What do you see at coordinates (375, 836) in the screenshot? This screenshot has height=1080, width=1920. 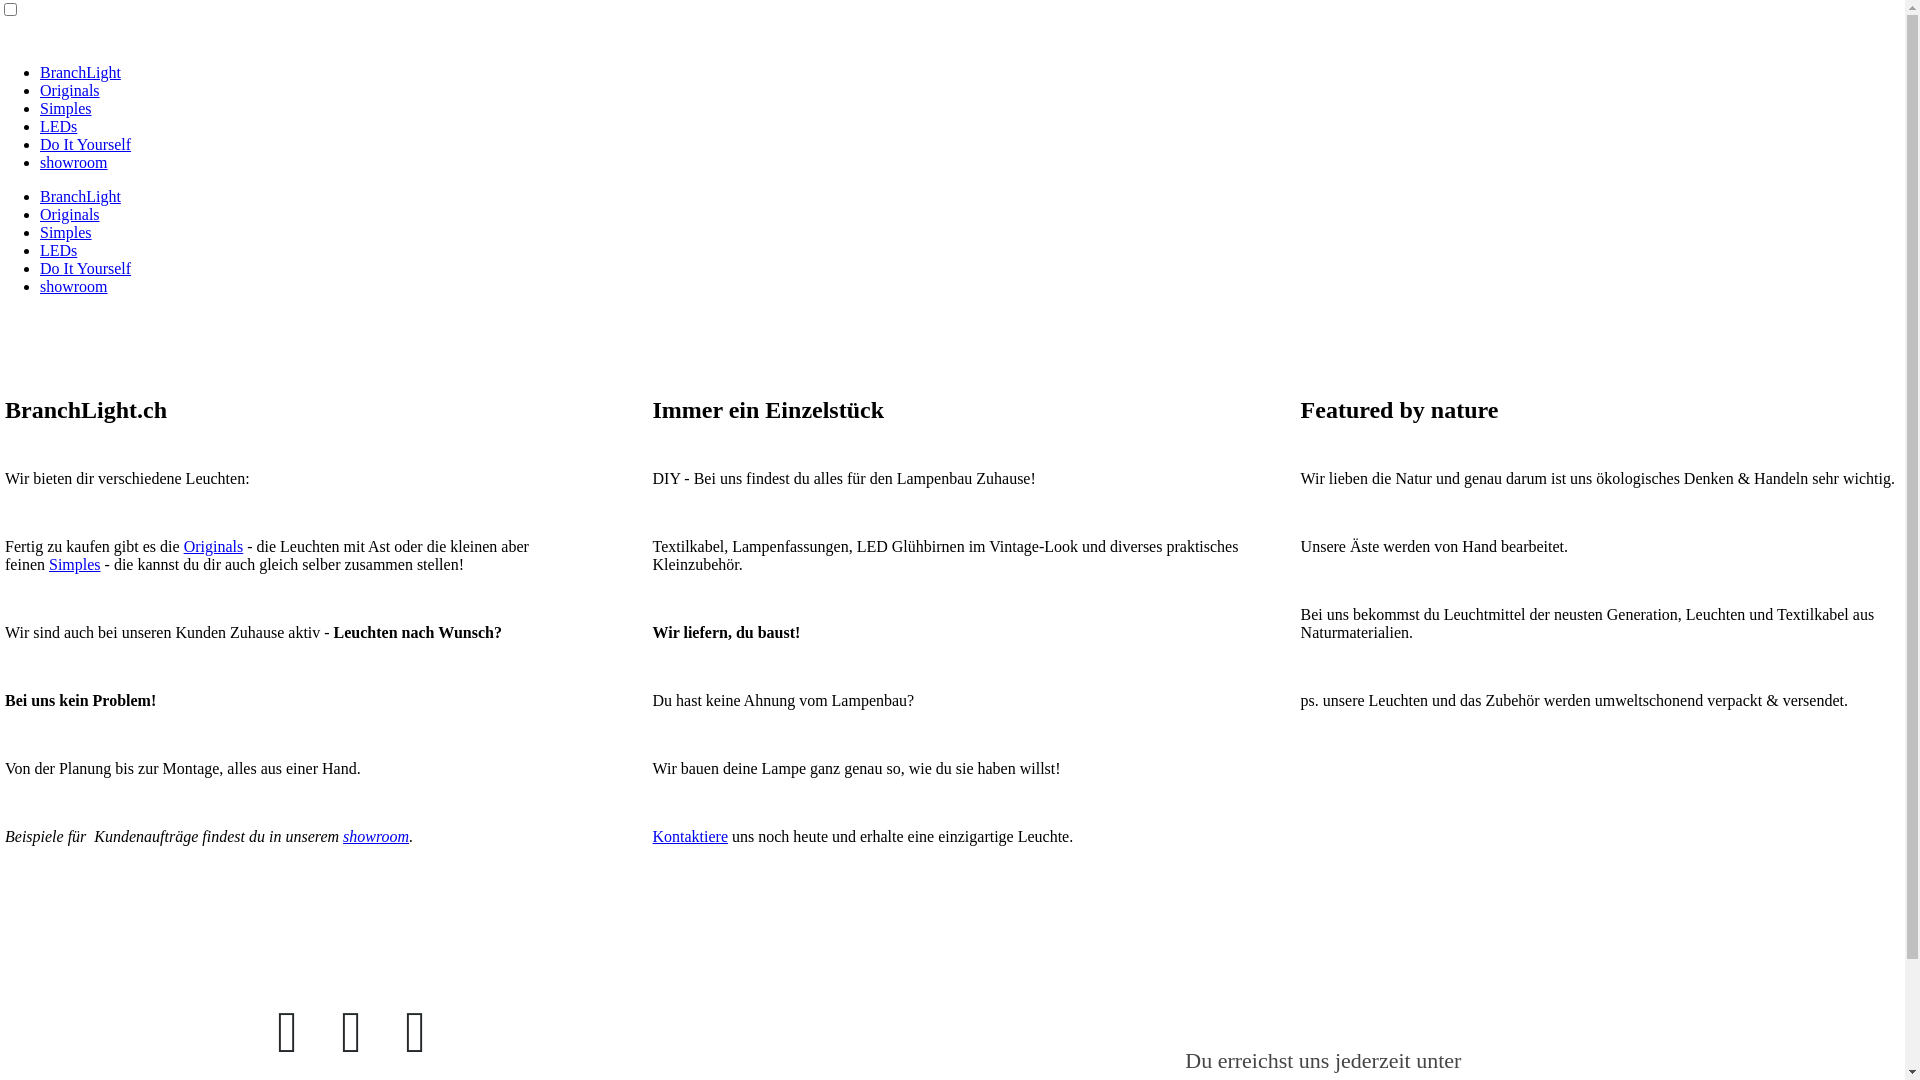 I see `'showroom'` at bounding box center [375, 836].